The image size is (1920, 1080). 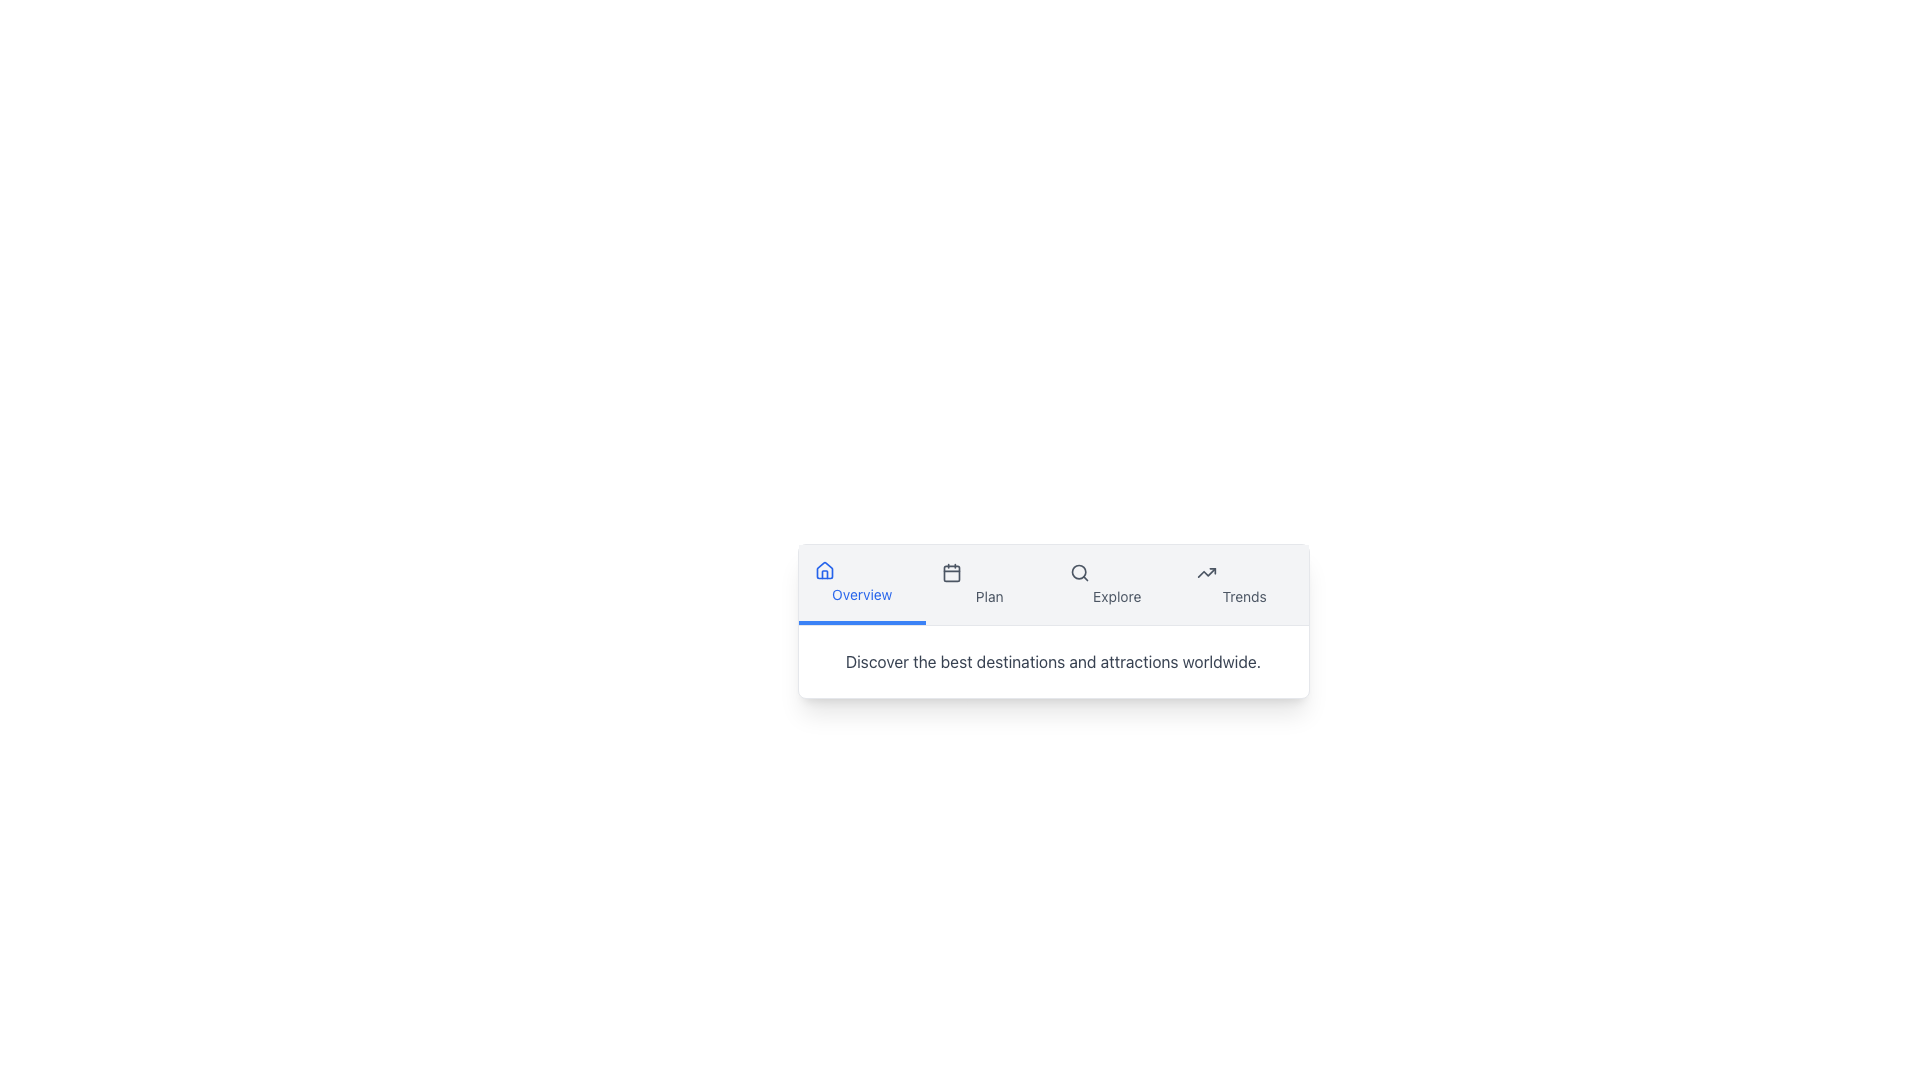 What do you see at coordinates (1116, 596) in the screenshot?
I see `the text label displaying 'Explore', which is the third option in the navigation menu below a magnifying glass icon` at bounding box center [1116, 596].